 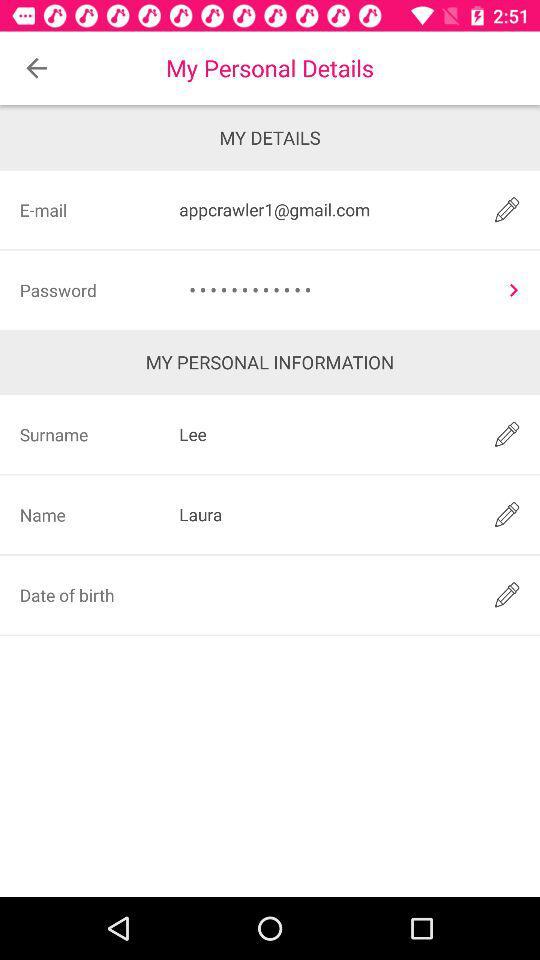 I want to click on type the password, so click(x=323, y=594).